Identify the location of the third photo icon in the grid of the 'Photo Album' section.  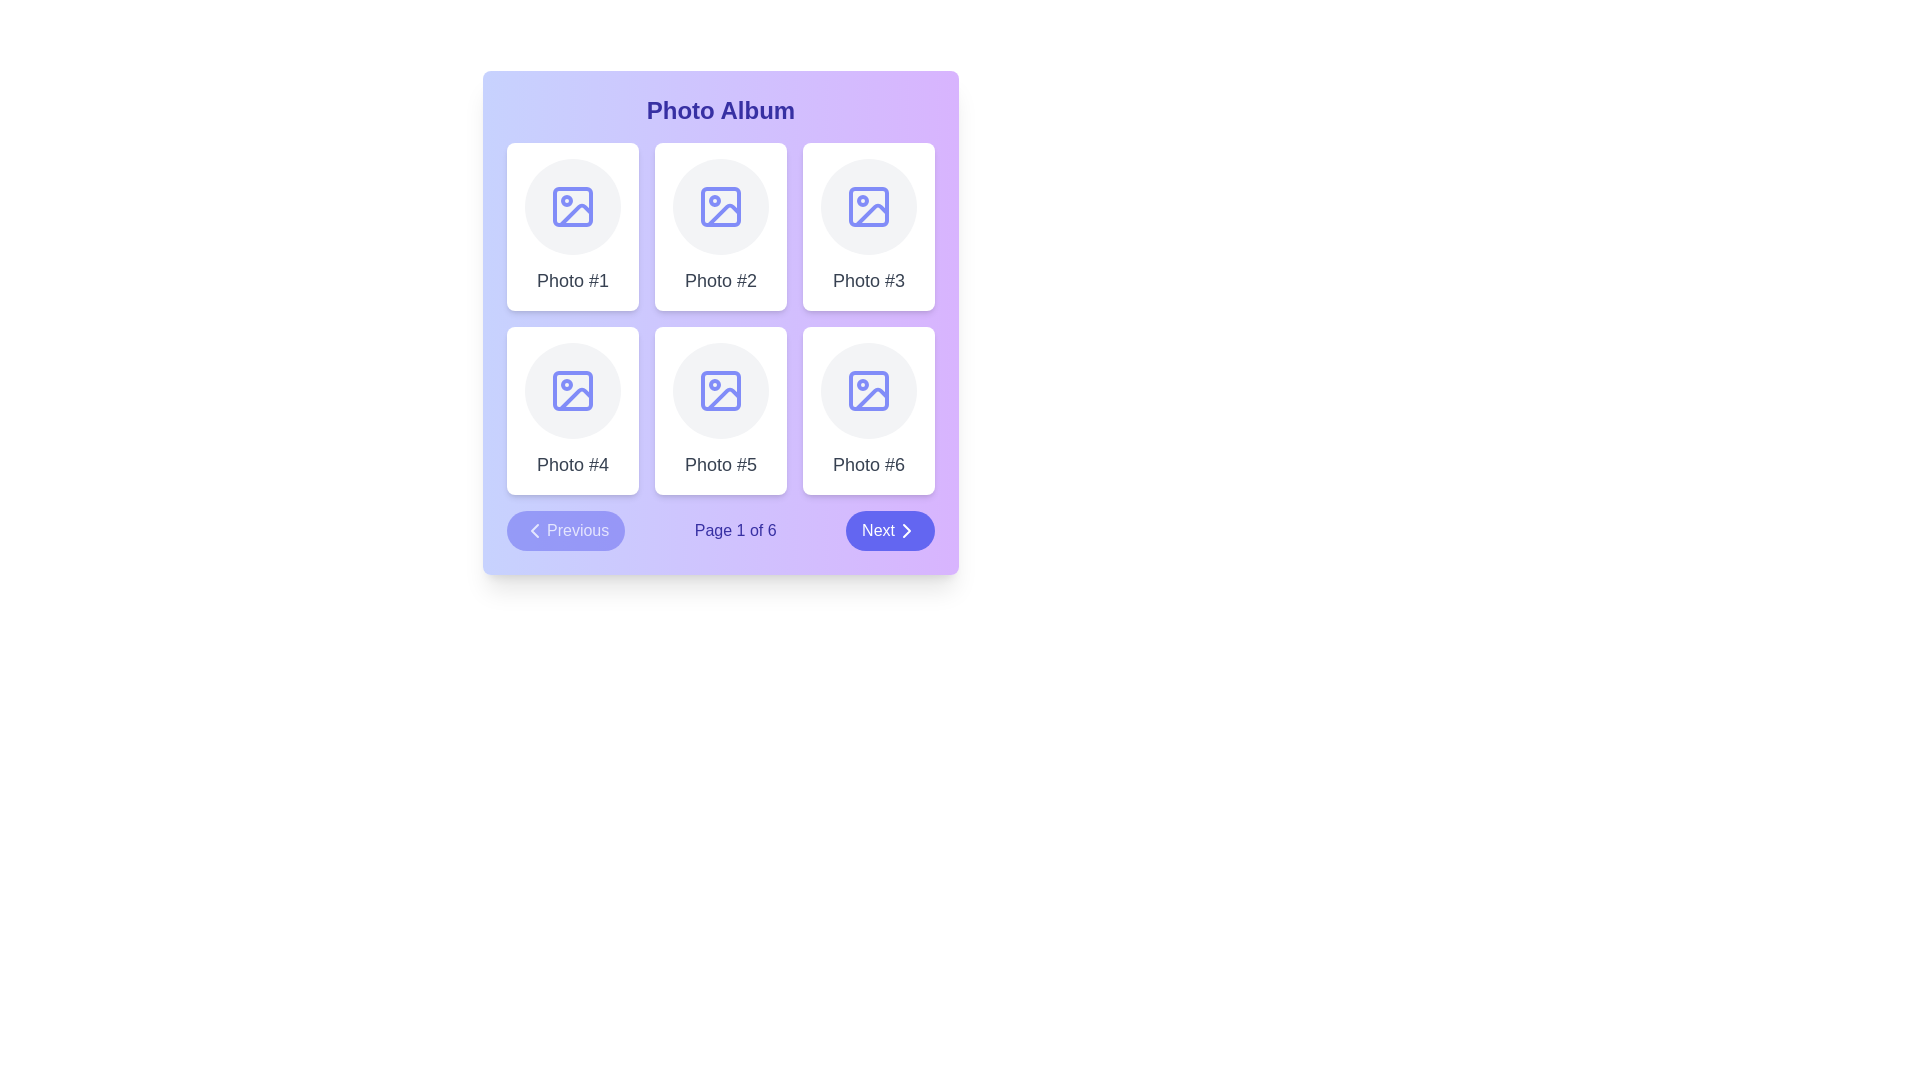
(872, 215).